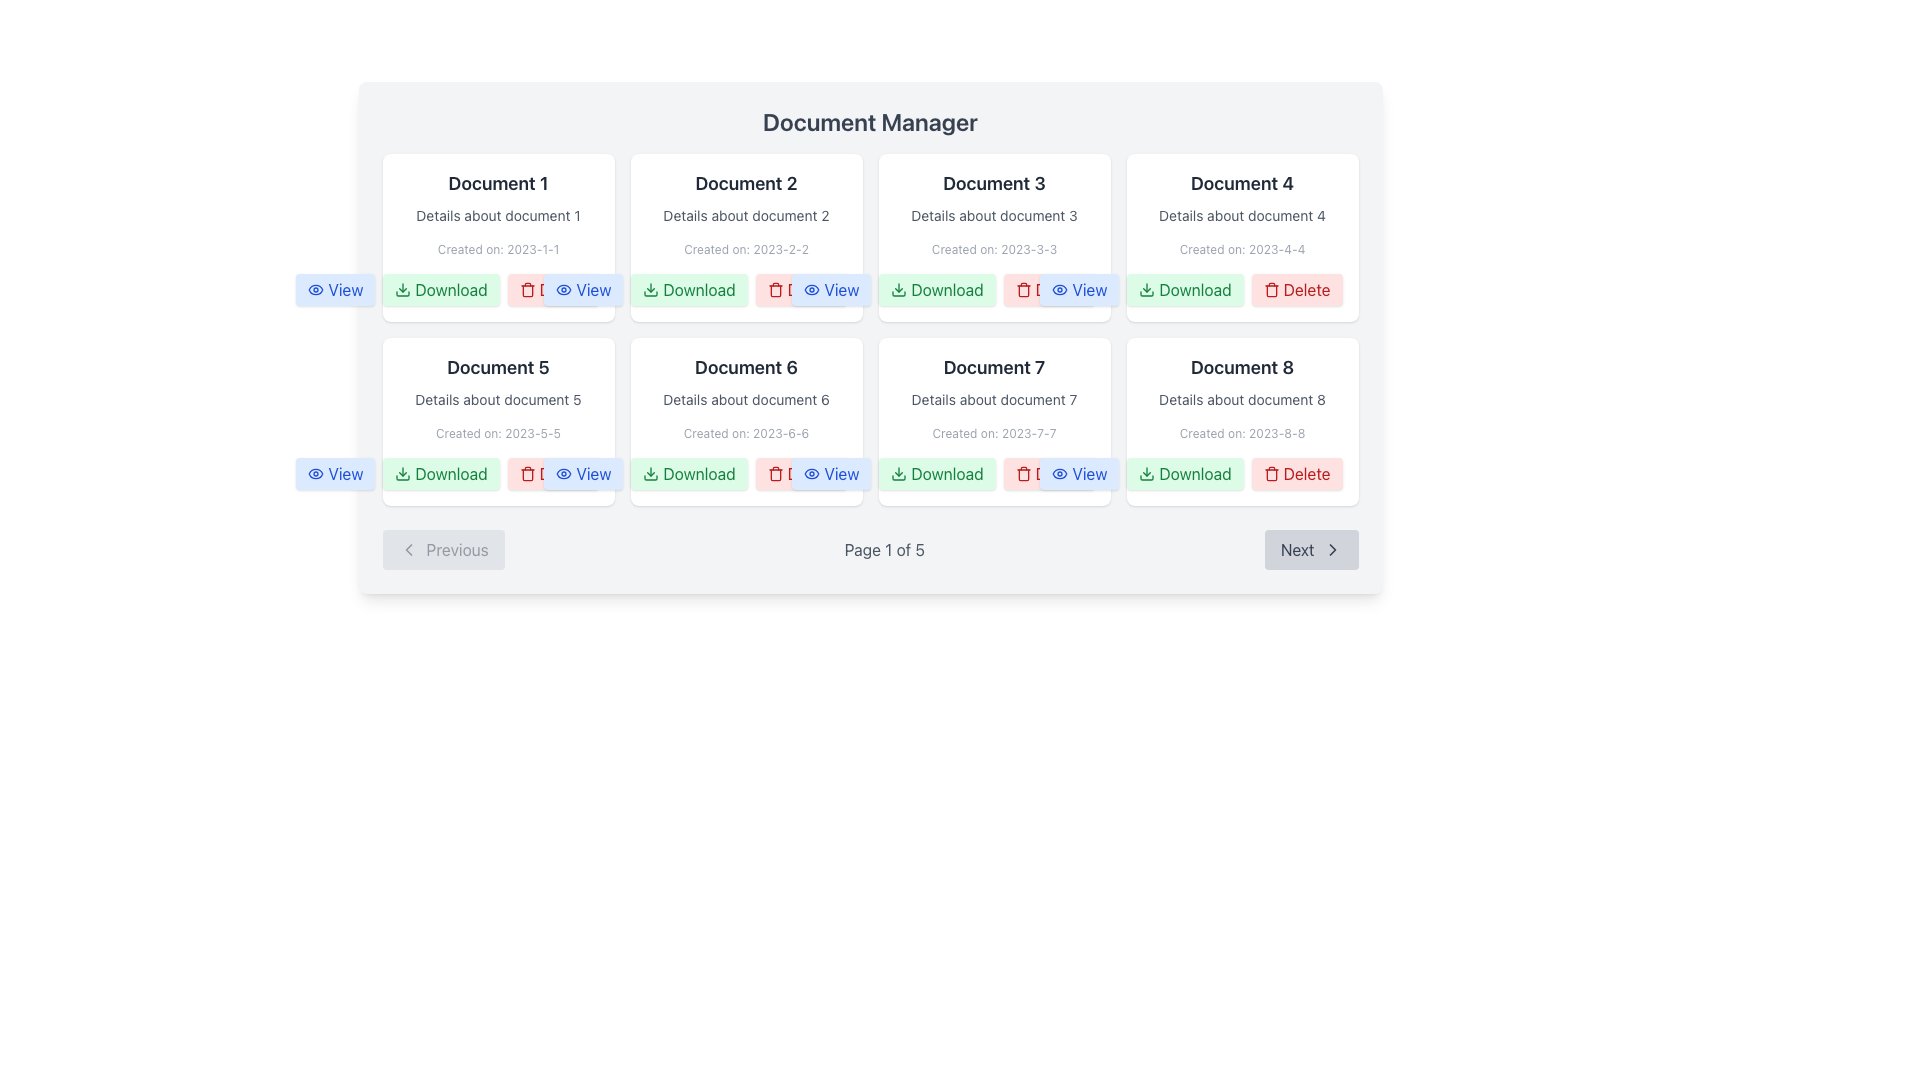  I want to click on the 'Download' button in the card displaying 'Document 4', which is located in the top-right corner of the first row of the grid, so click(1241, 237).